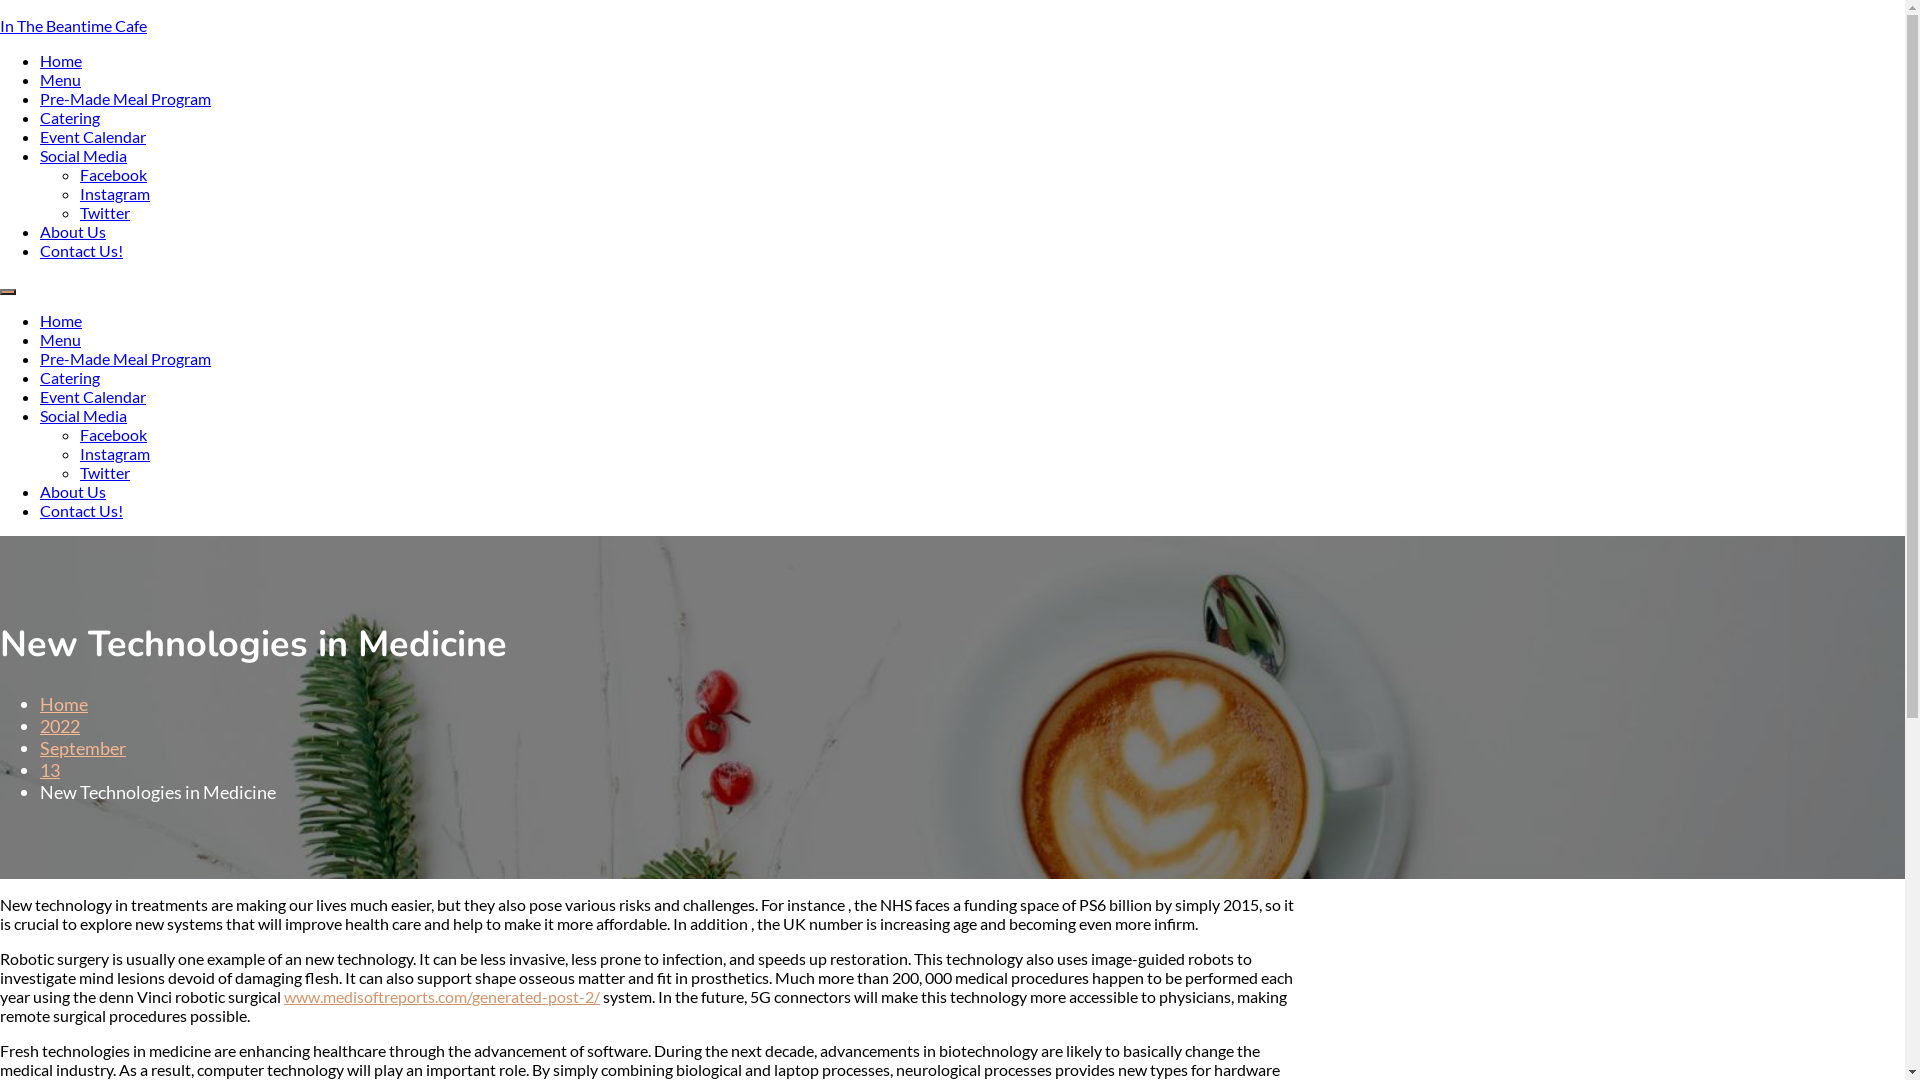 The image size is (1920, 1080). Describe the element at coordinates (80, 433) in the screenshot. I see `'Facebook'` at that location.